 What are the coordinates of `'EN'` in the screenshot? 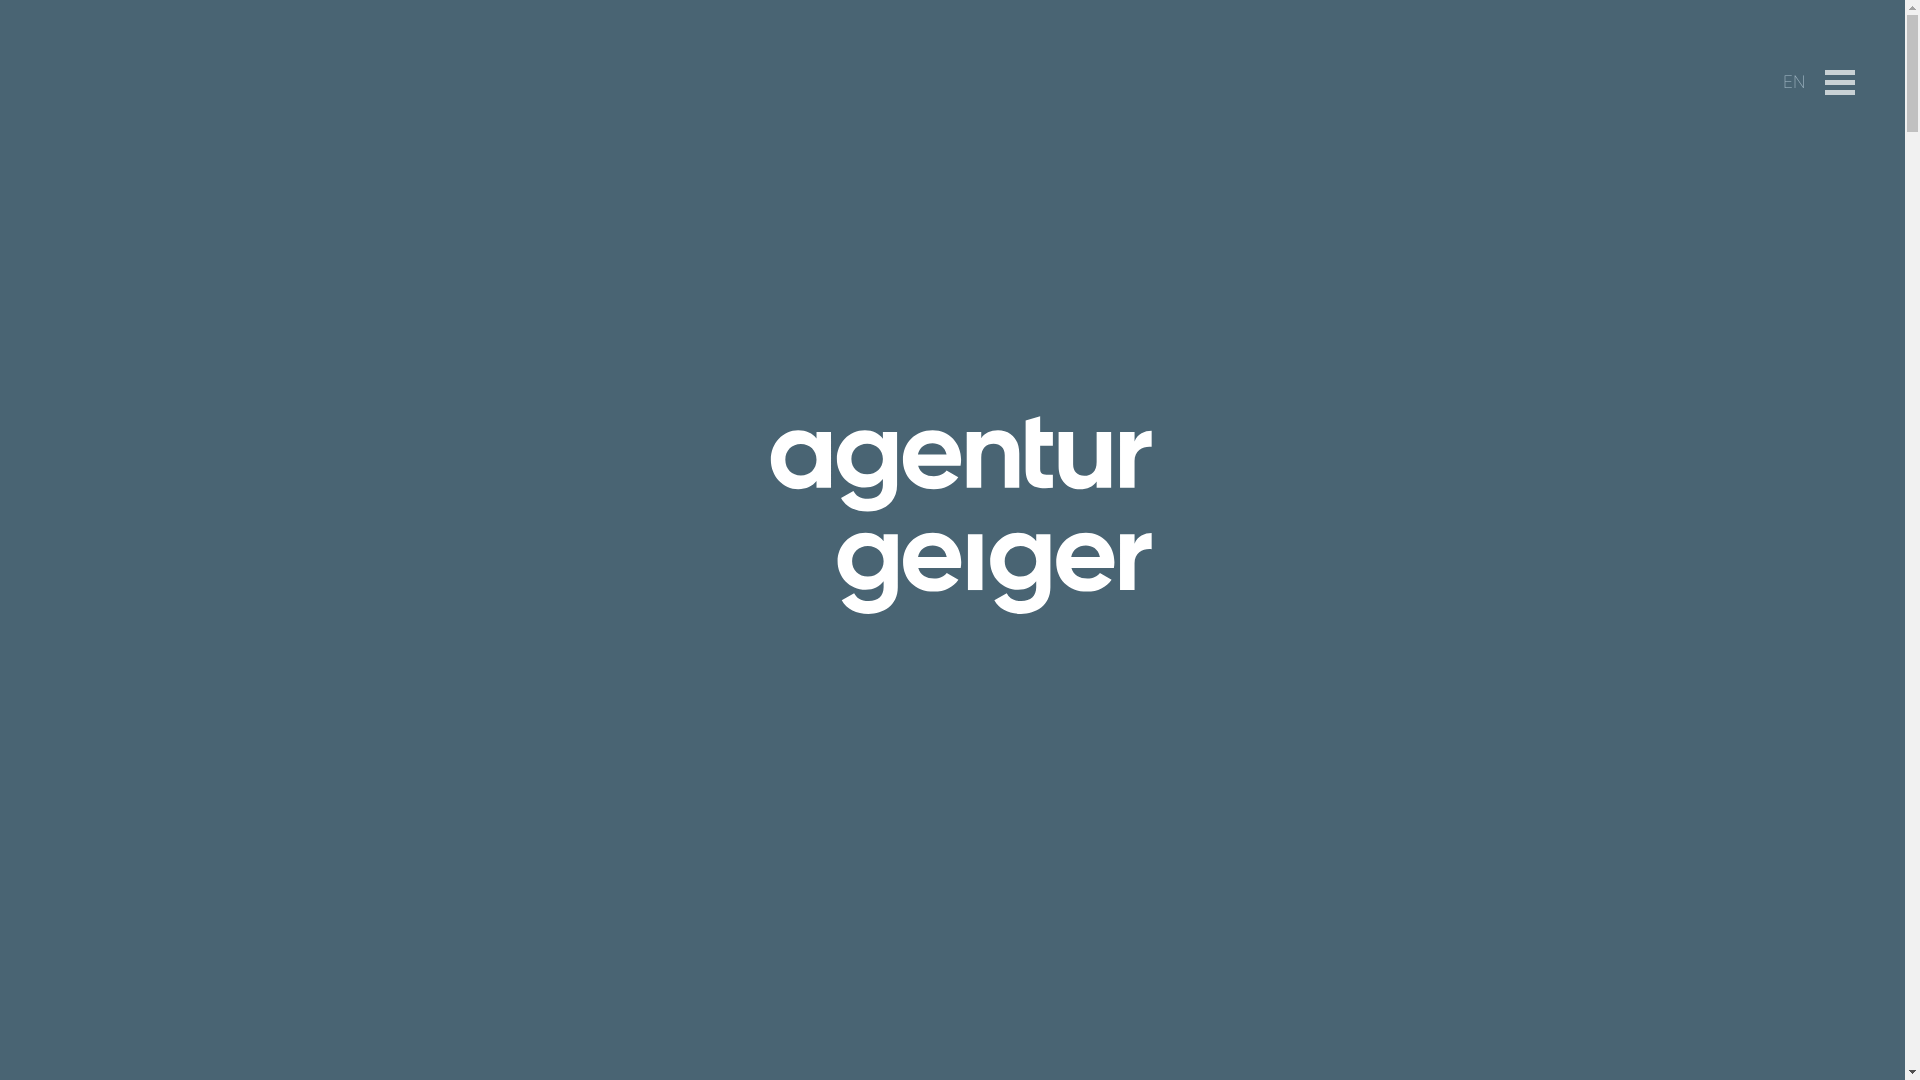 It's located at (1782, 80).